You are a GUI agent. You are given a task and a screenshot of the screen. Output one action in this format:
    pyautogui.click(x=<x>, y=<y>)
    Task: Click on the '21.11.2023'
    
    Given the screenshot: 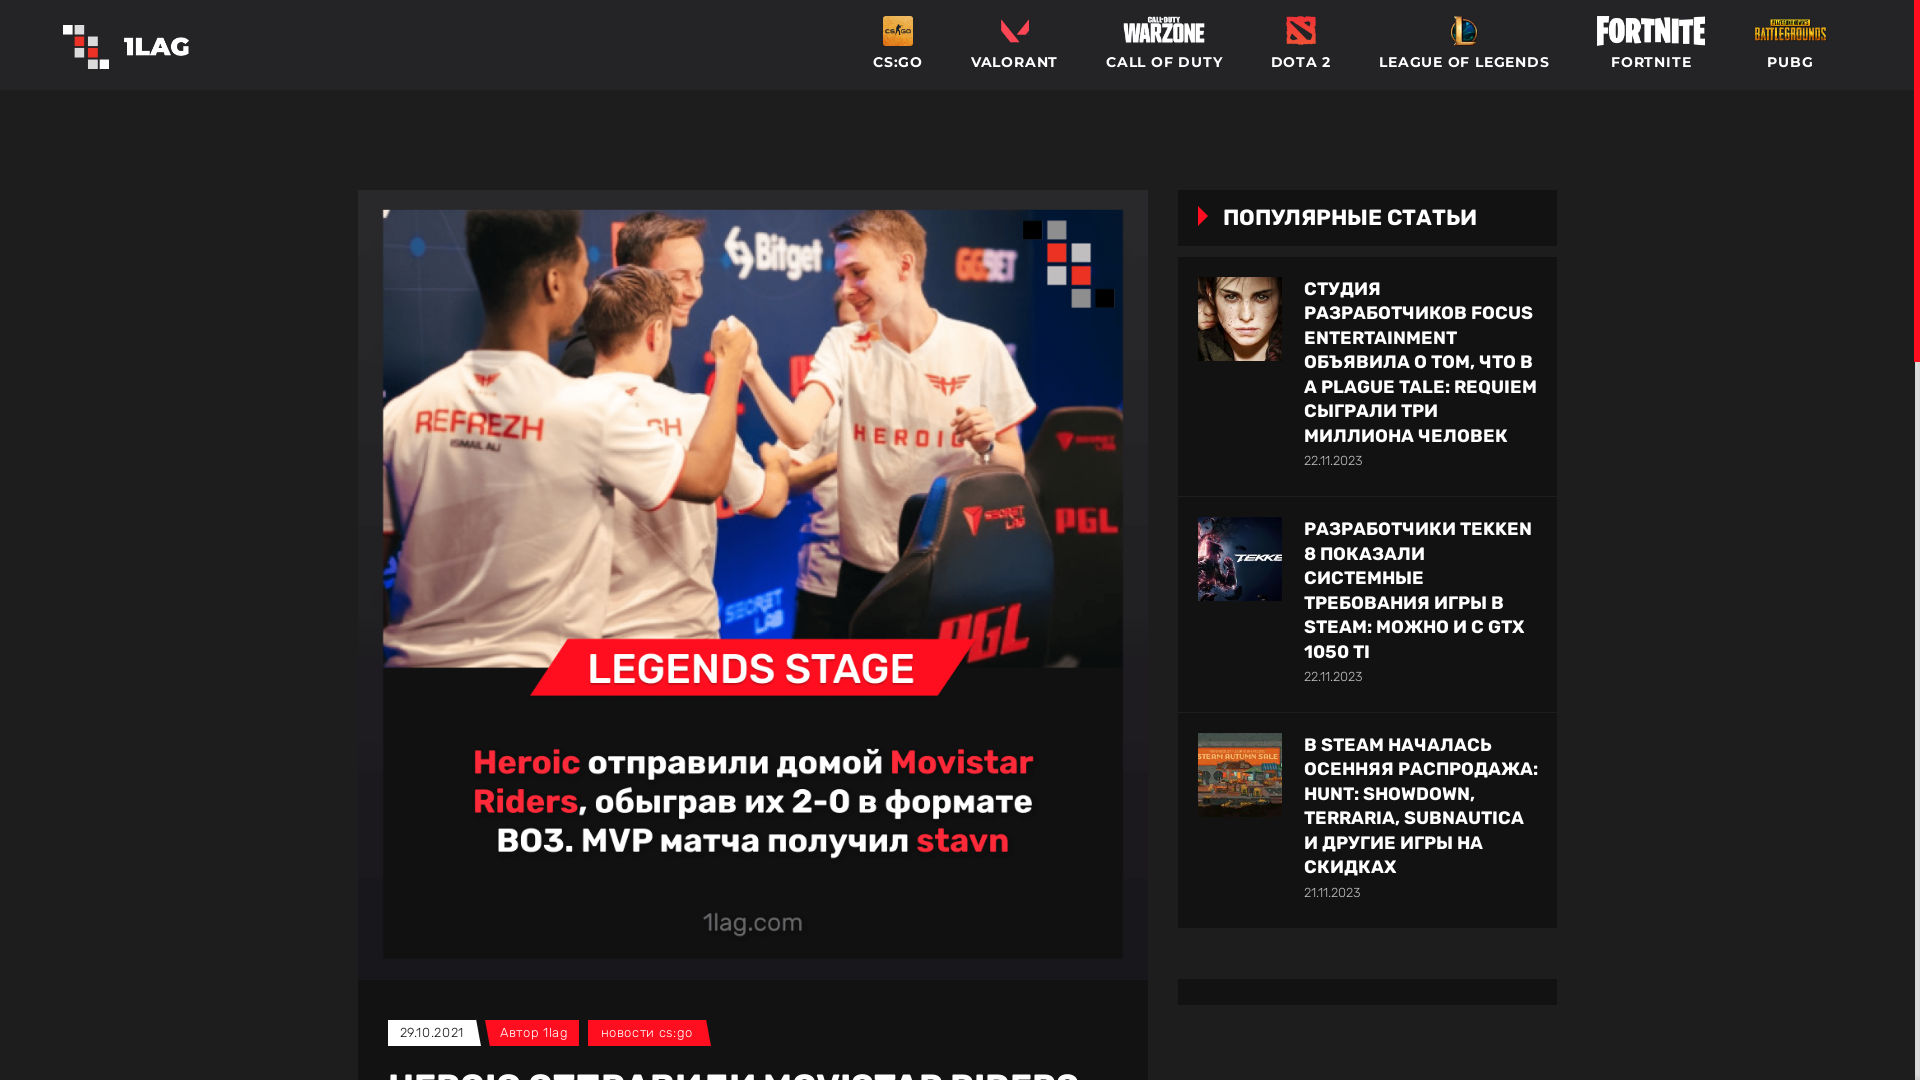 What is the action you would take?
    pyautogui.click(x=1332, y=891)
    